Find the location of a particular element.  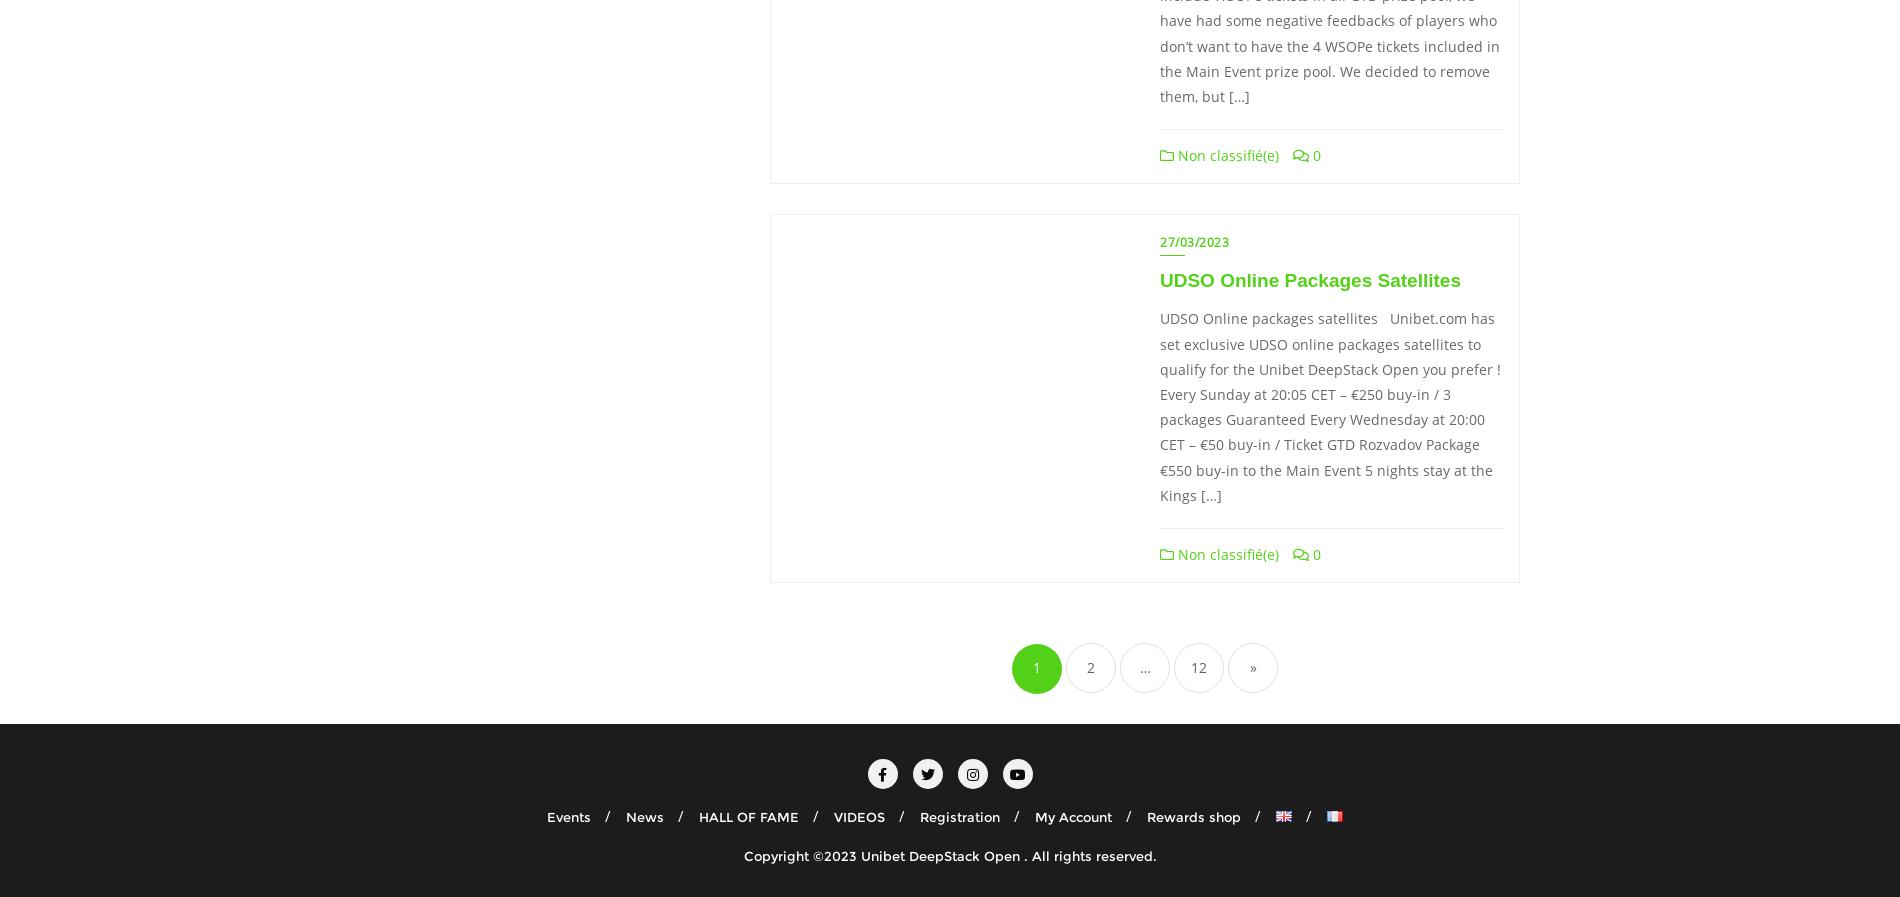

'My Account' is located at coordinates (1073, 816).